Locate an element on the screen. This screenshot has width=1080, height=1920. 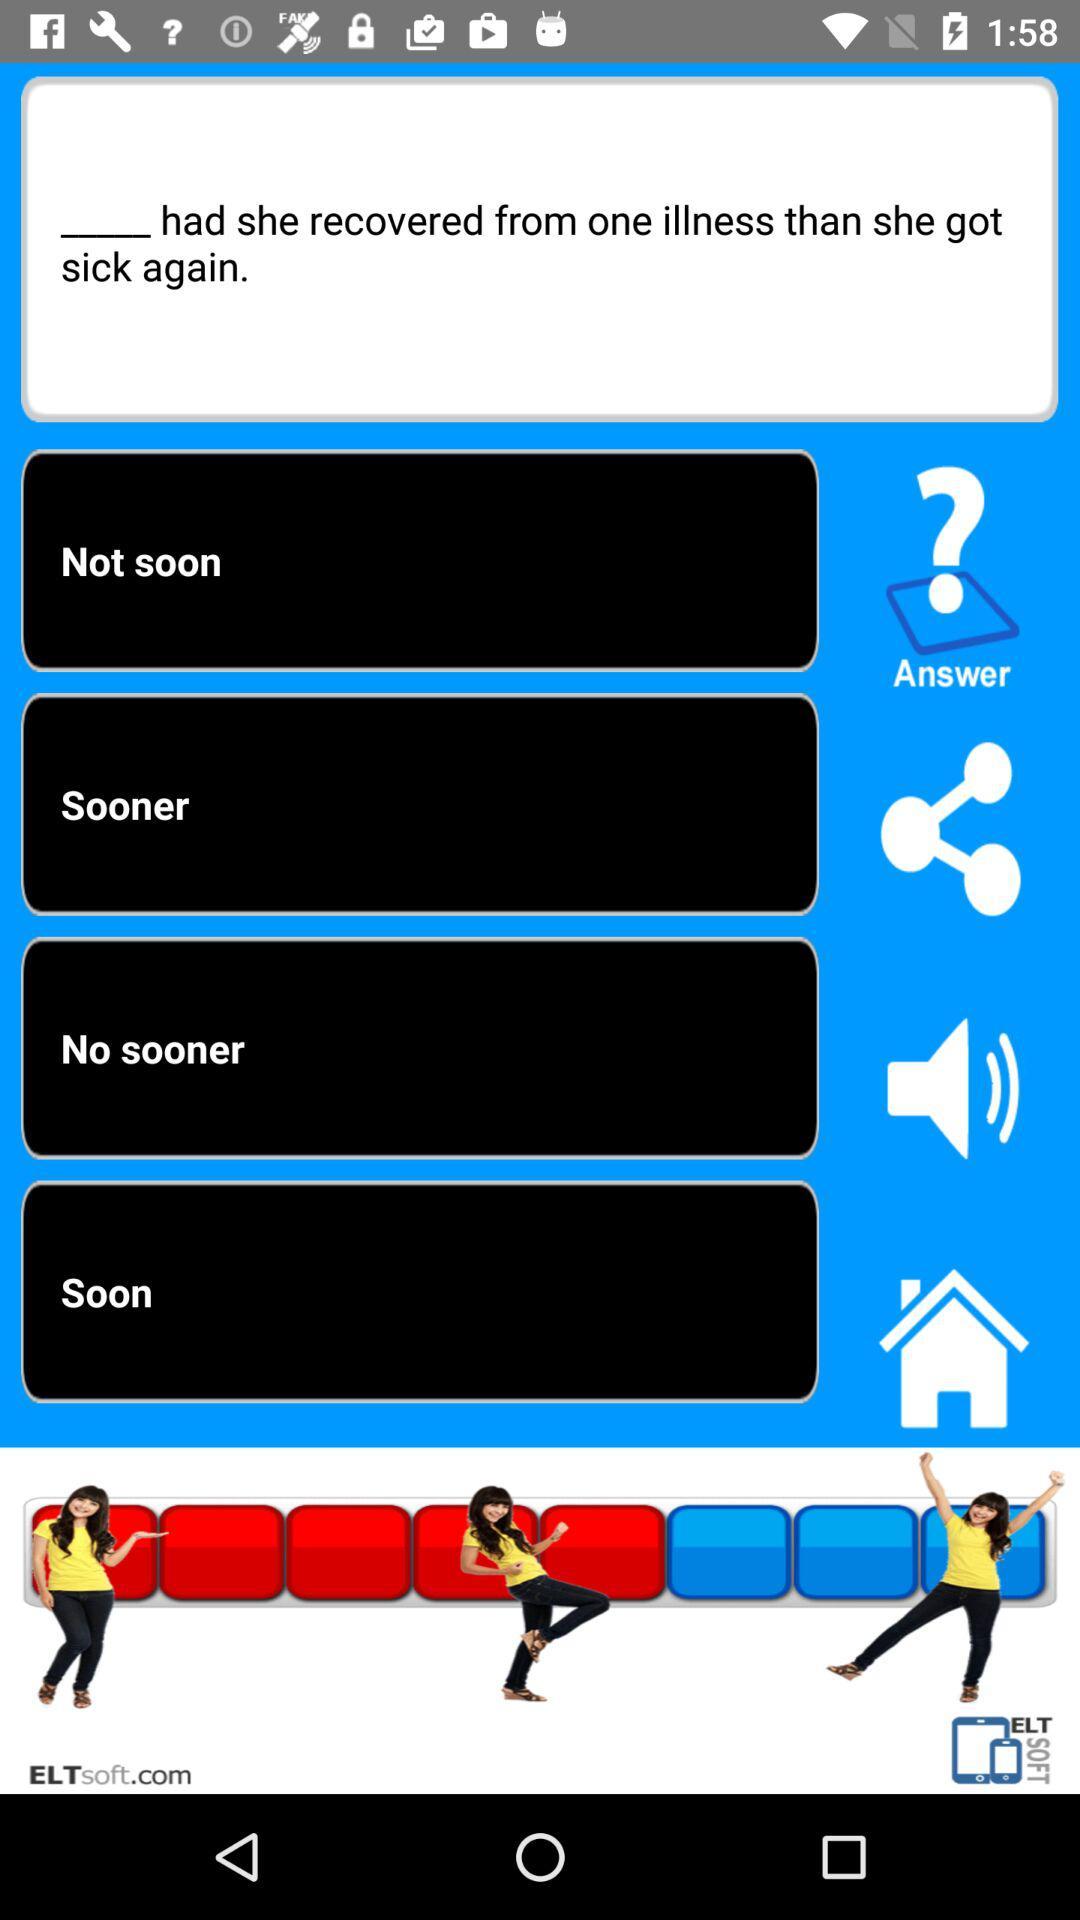
icon at the bottom right corner is located at coordinates (952, 1337).